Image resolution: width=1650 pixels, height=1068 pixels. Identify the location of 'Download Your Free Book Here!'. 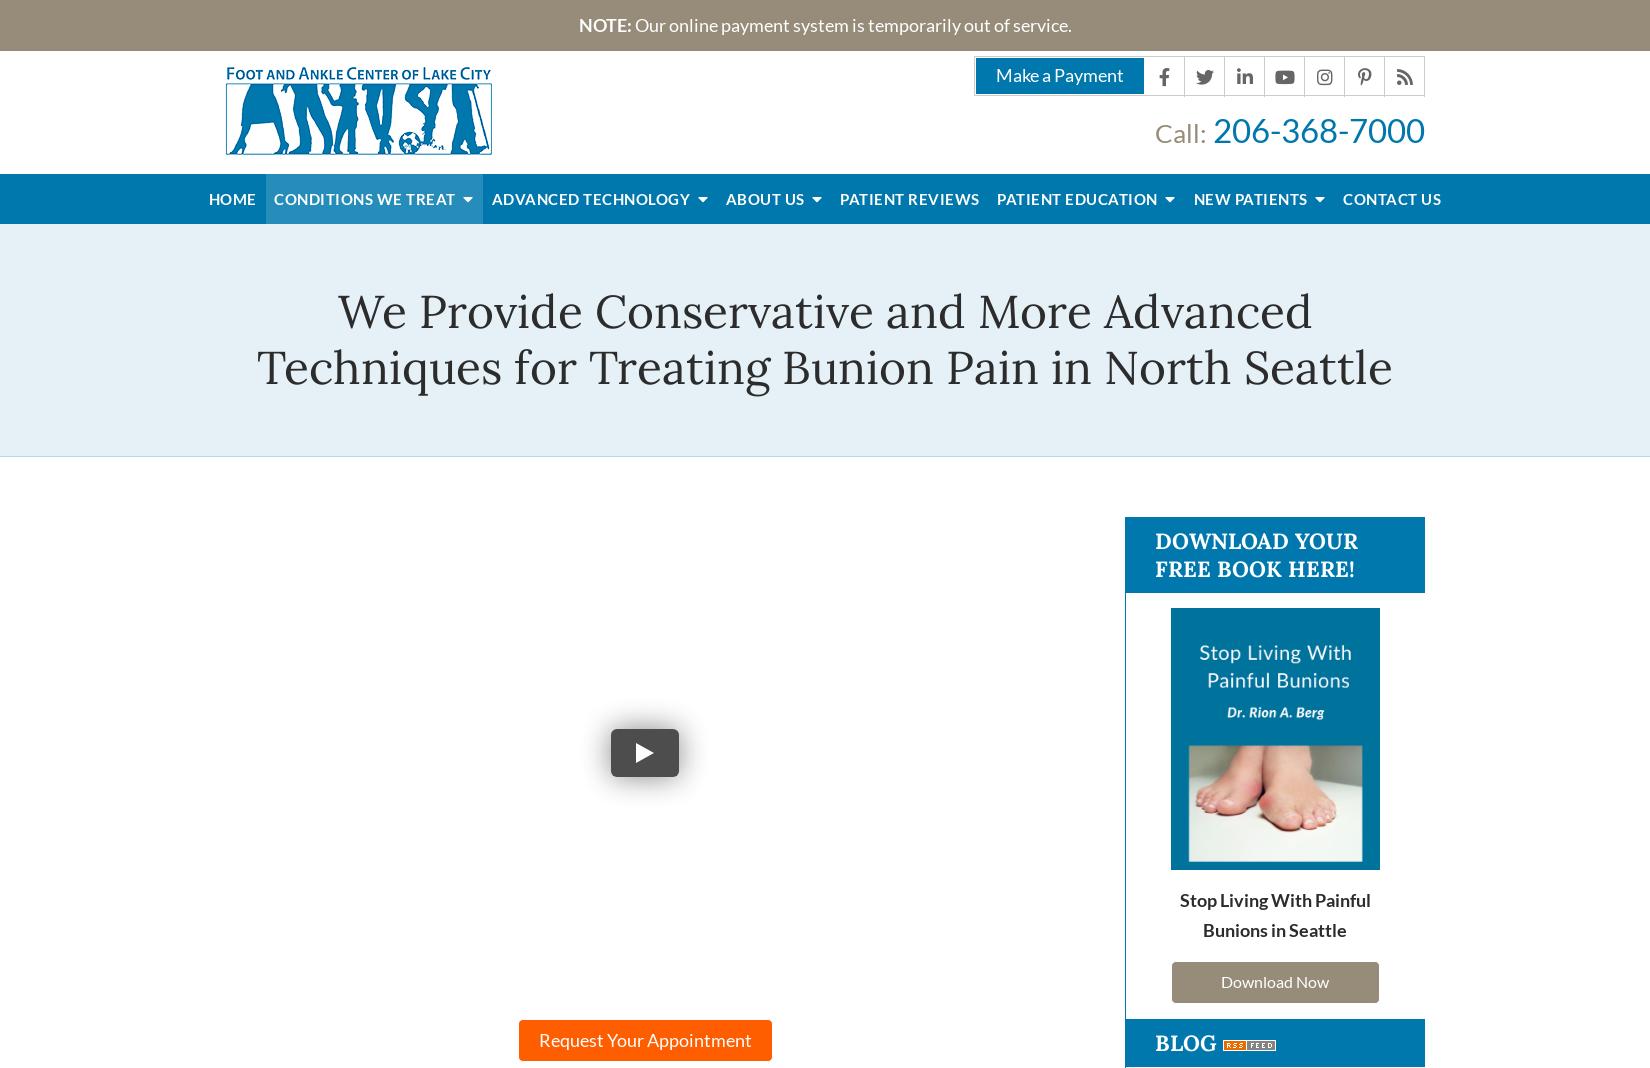
(1255, 563).